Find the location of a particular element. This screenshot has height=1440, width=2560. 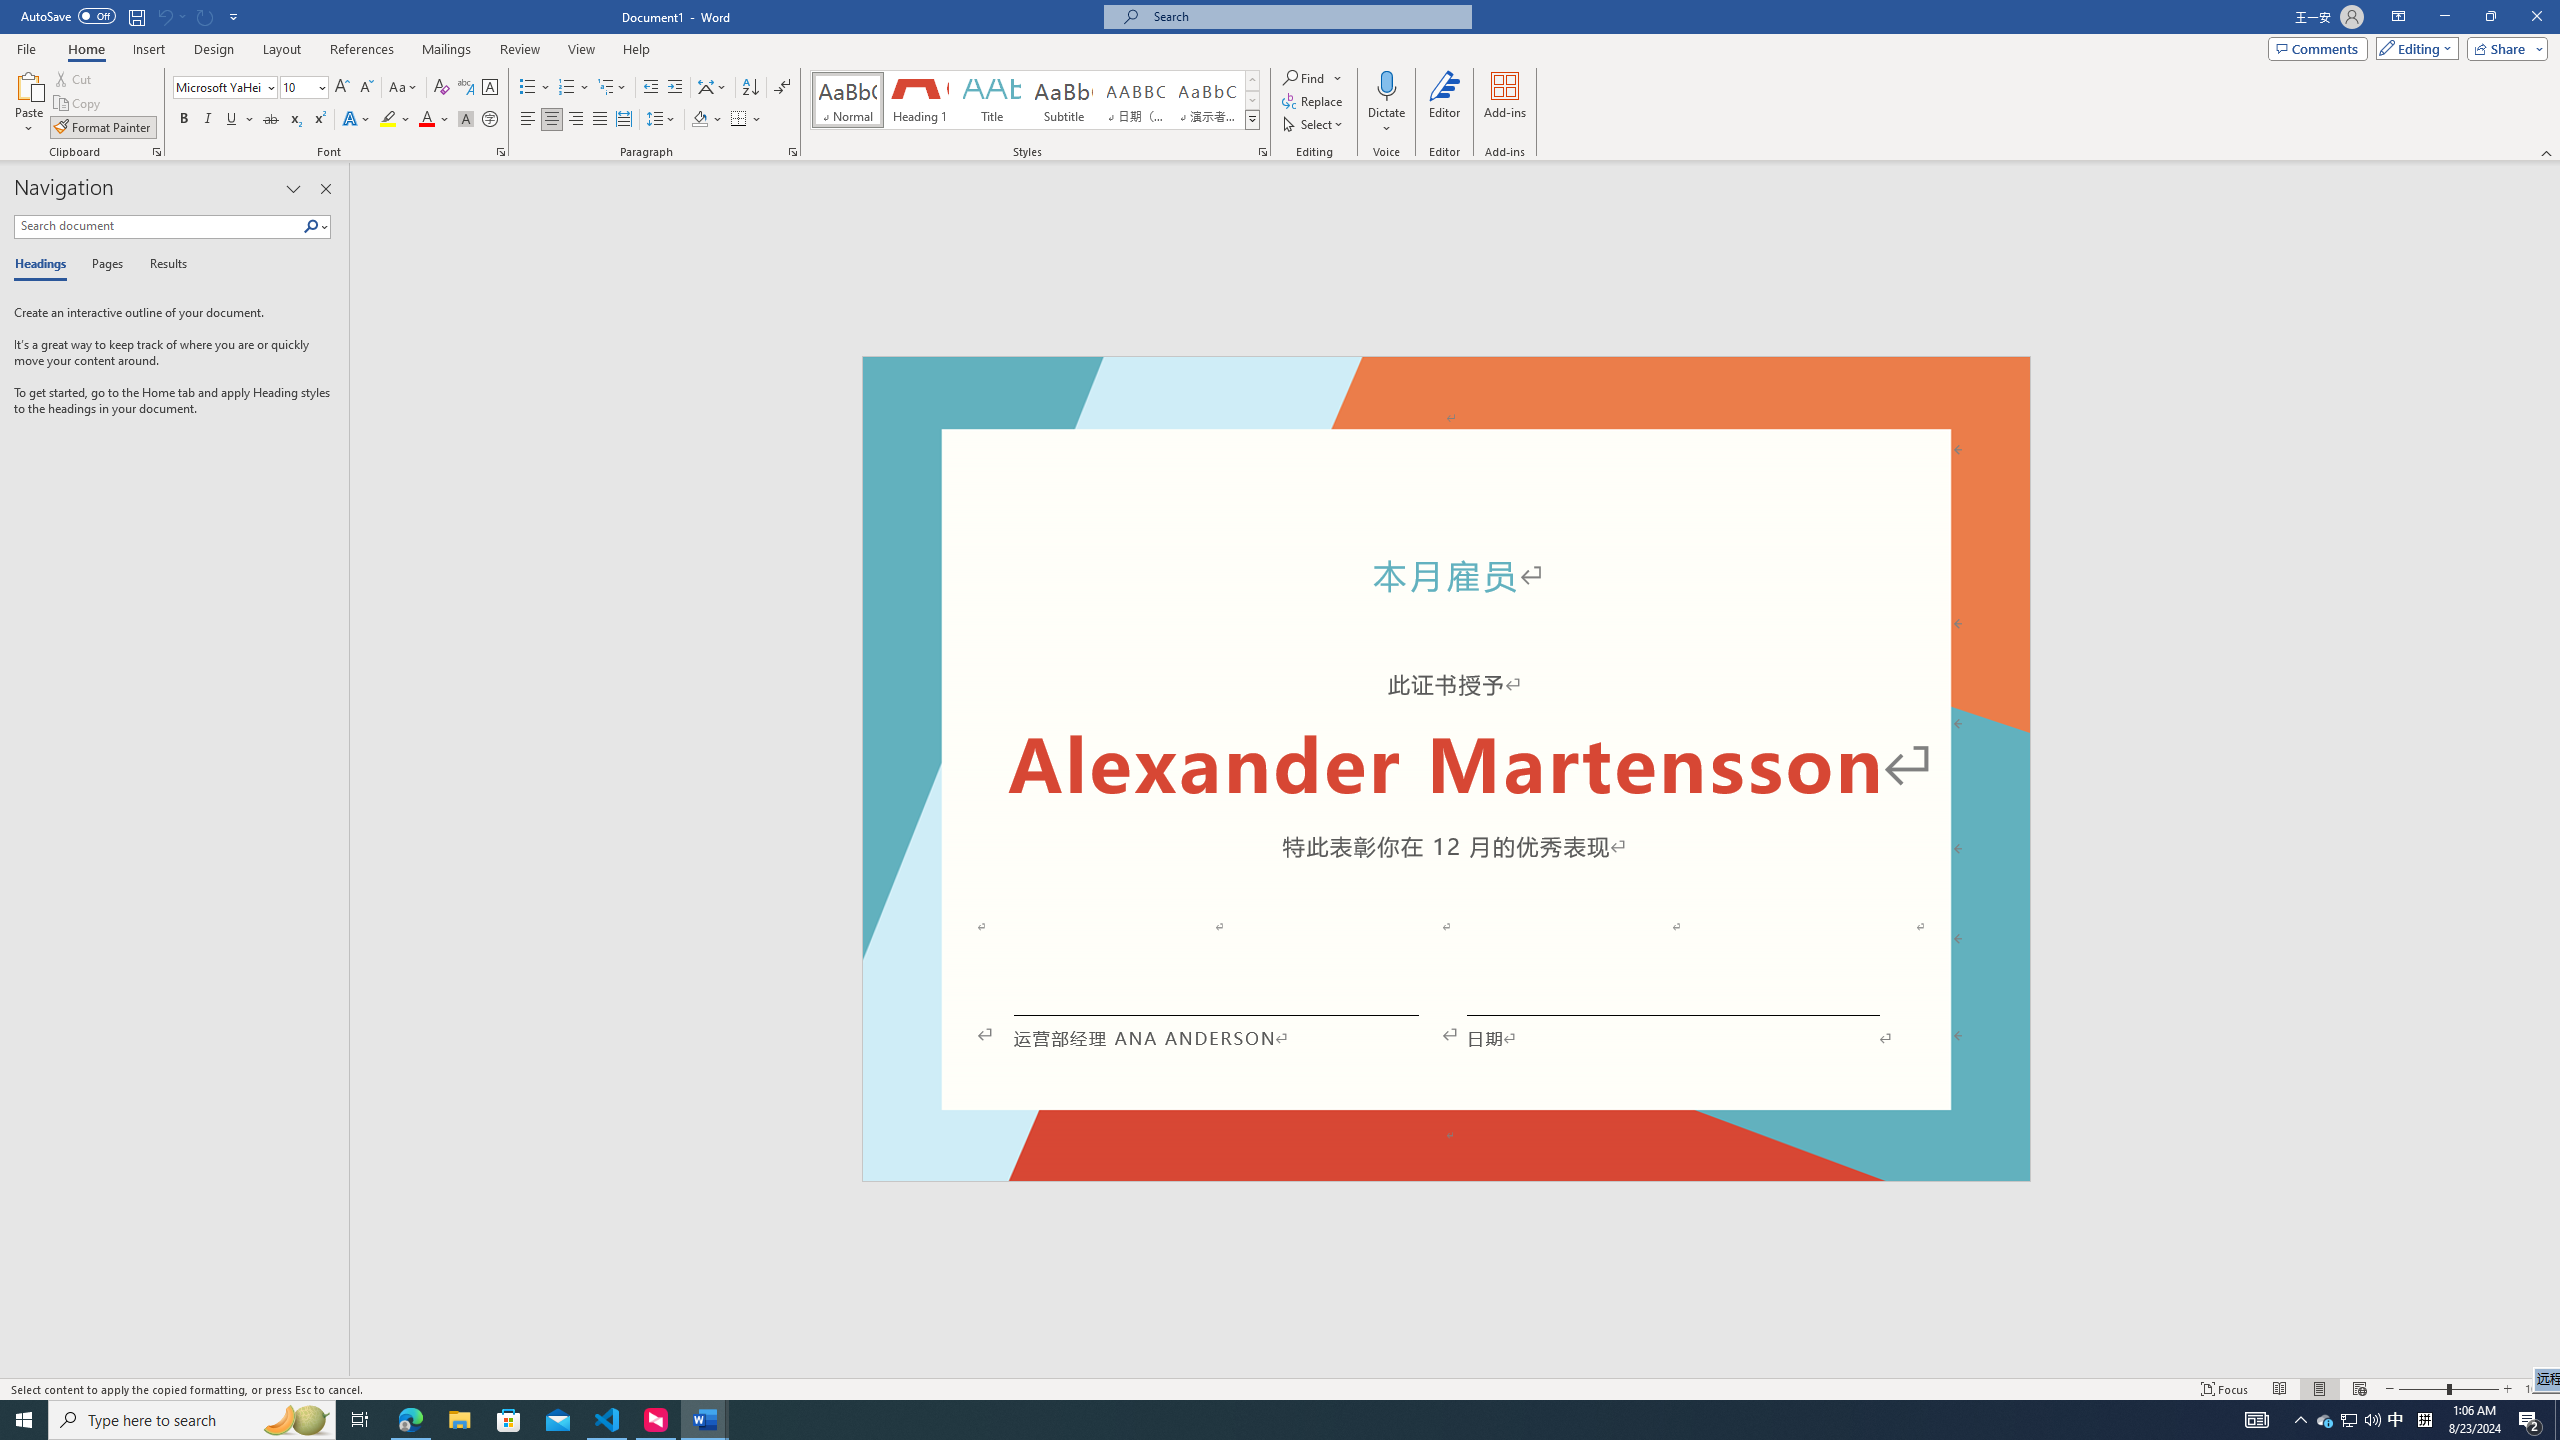

'Page 1 content' is located at coordinates (1446, 784).